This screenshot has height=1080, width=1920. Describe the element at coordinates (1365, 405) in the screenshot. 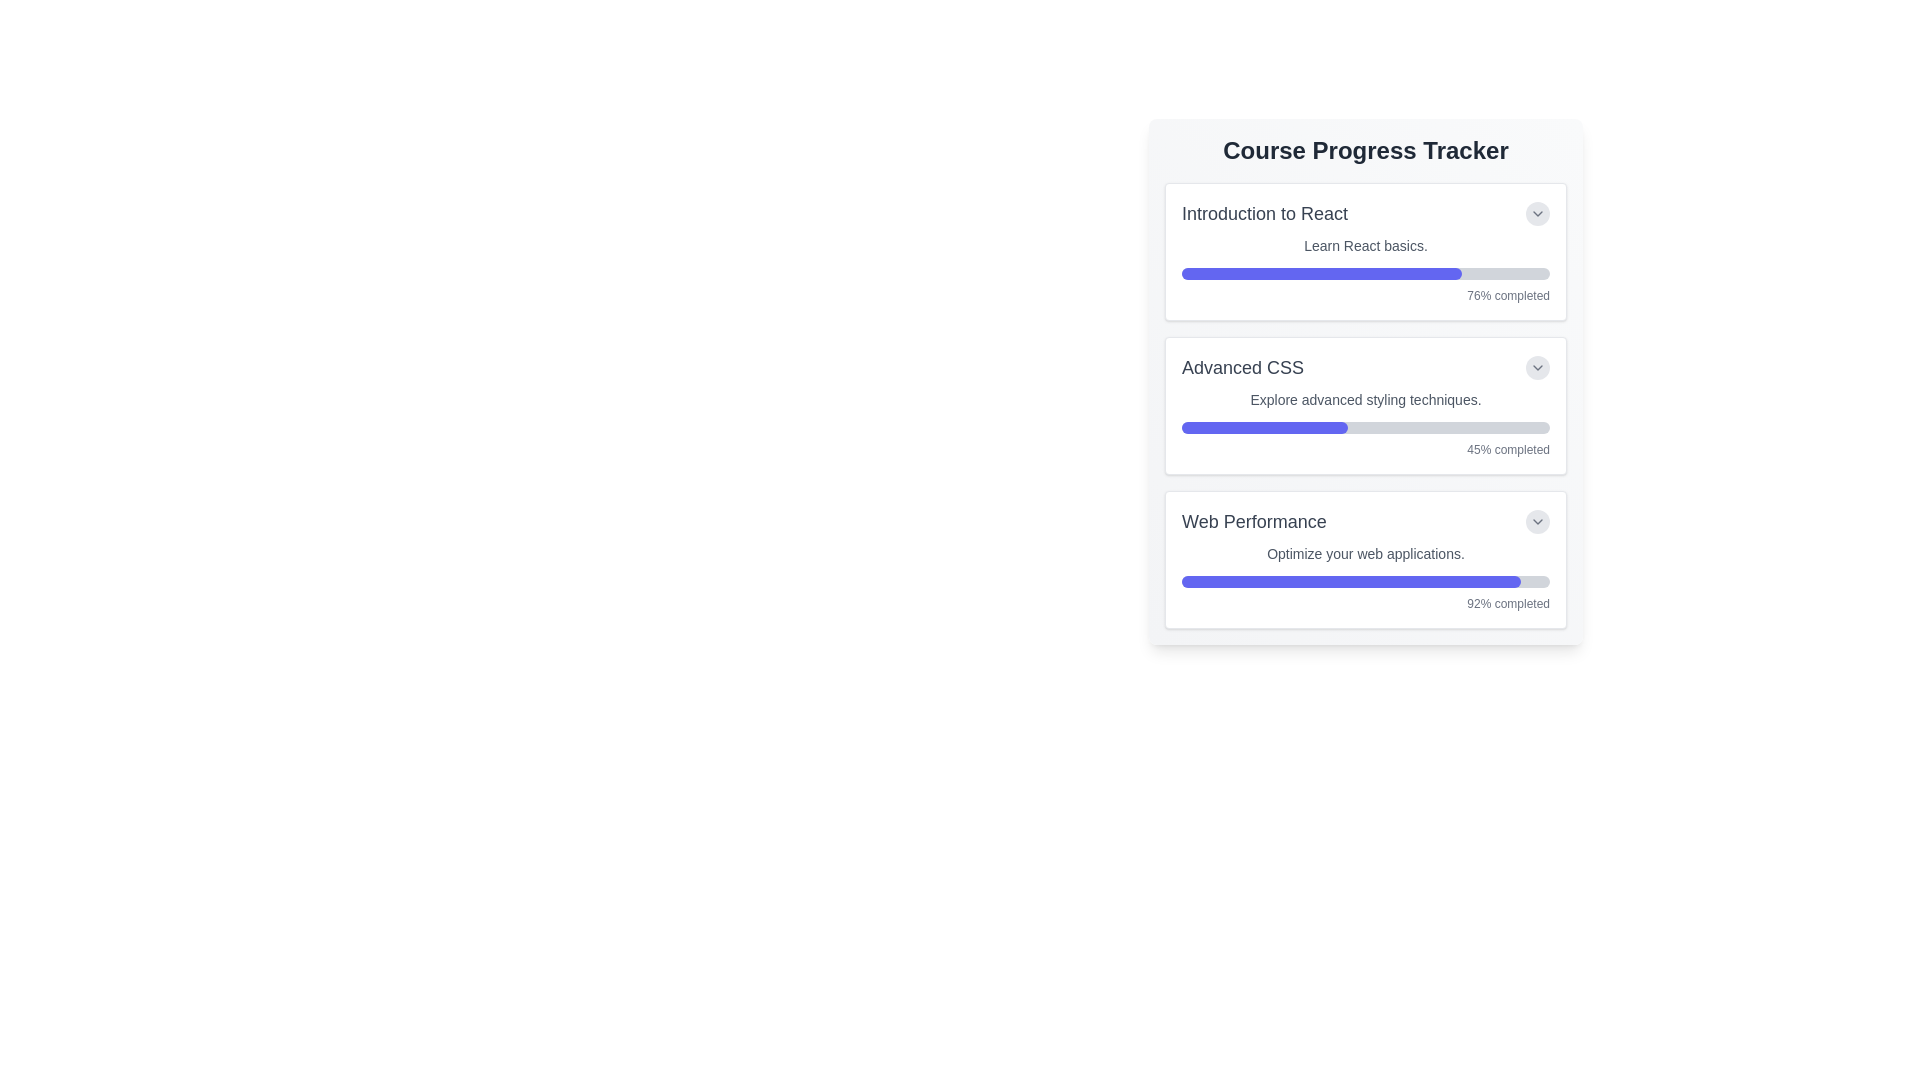

I see `the list containing progress monitoring cards` at that location.